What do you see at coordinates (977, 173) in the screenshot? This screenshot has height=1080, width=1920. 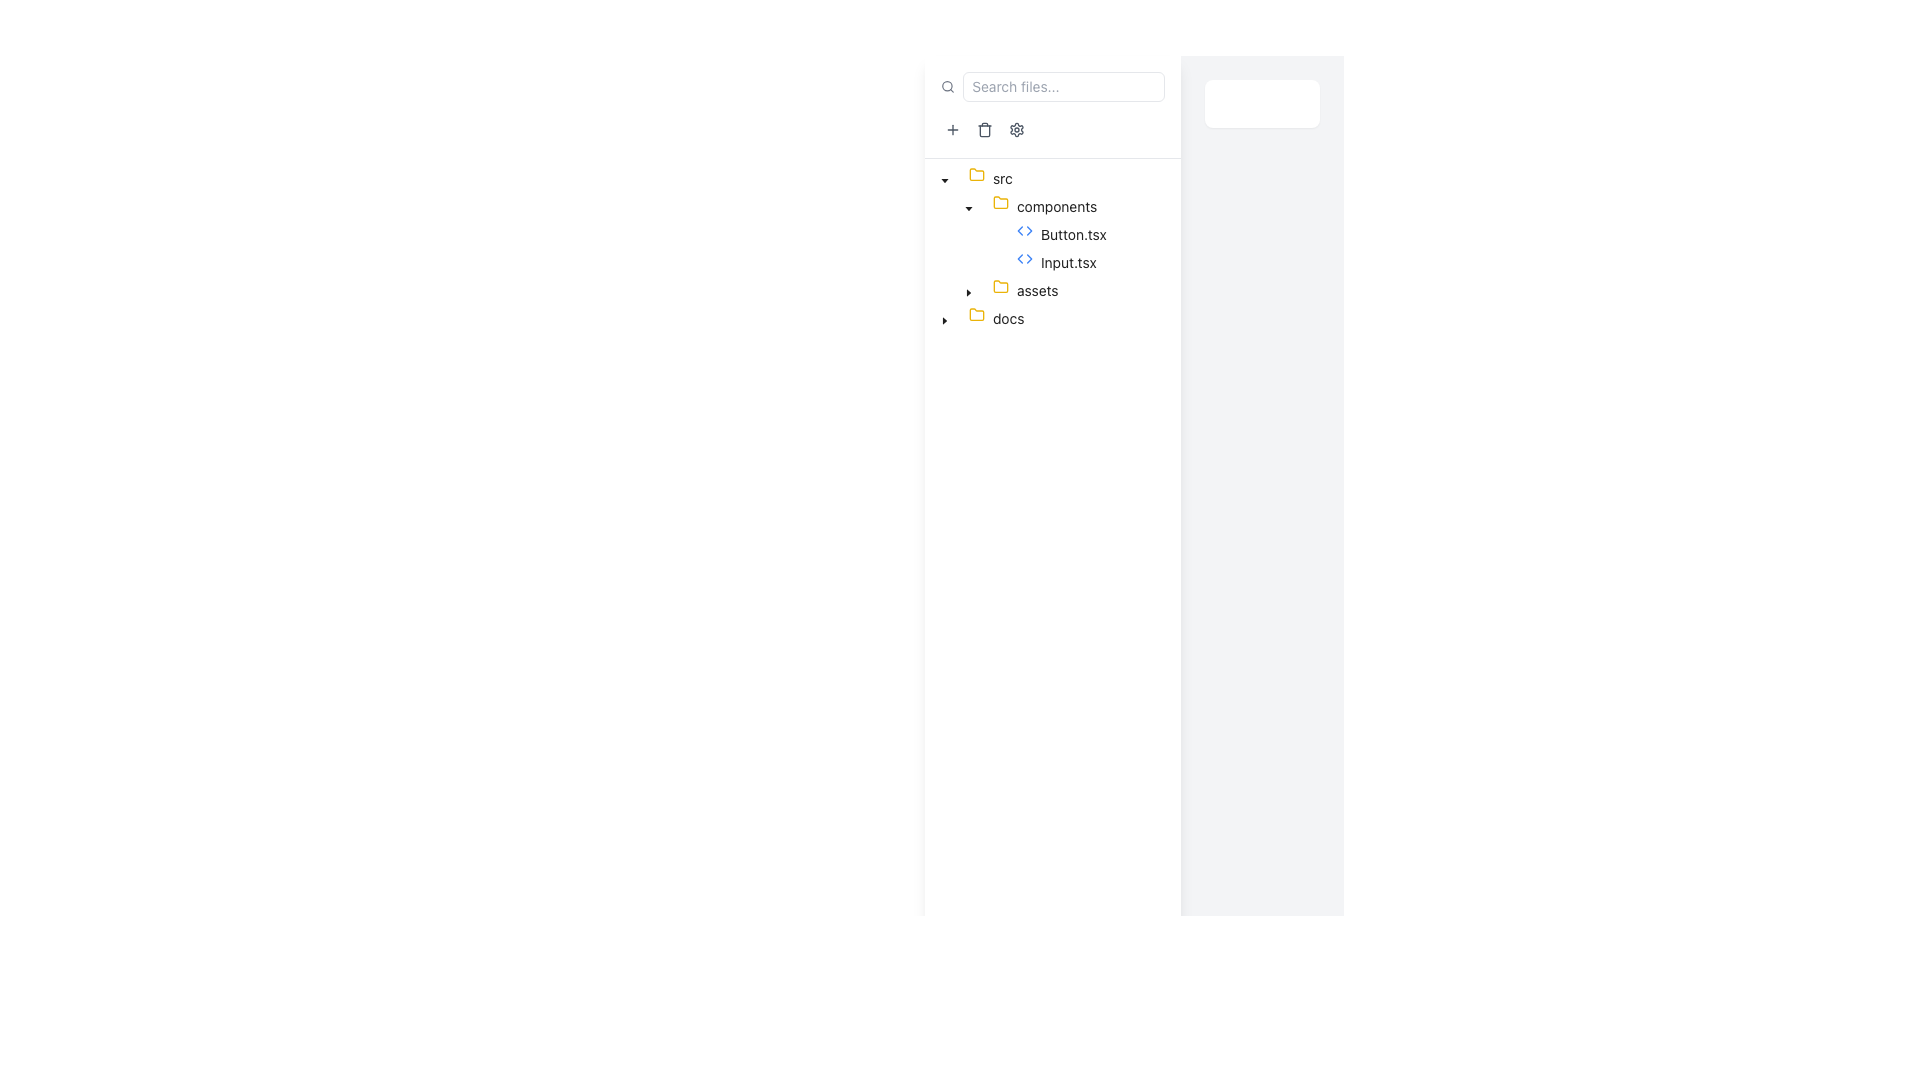 I see `the 'src' directory icon located in the left navigation panel` at bounding box center [977, 173].